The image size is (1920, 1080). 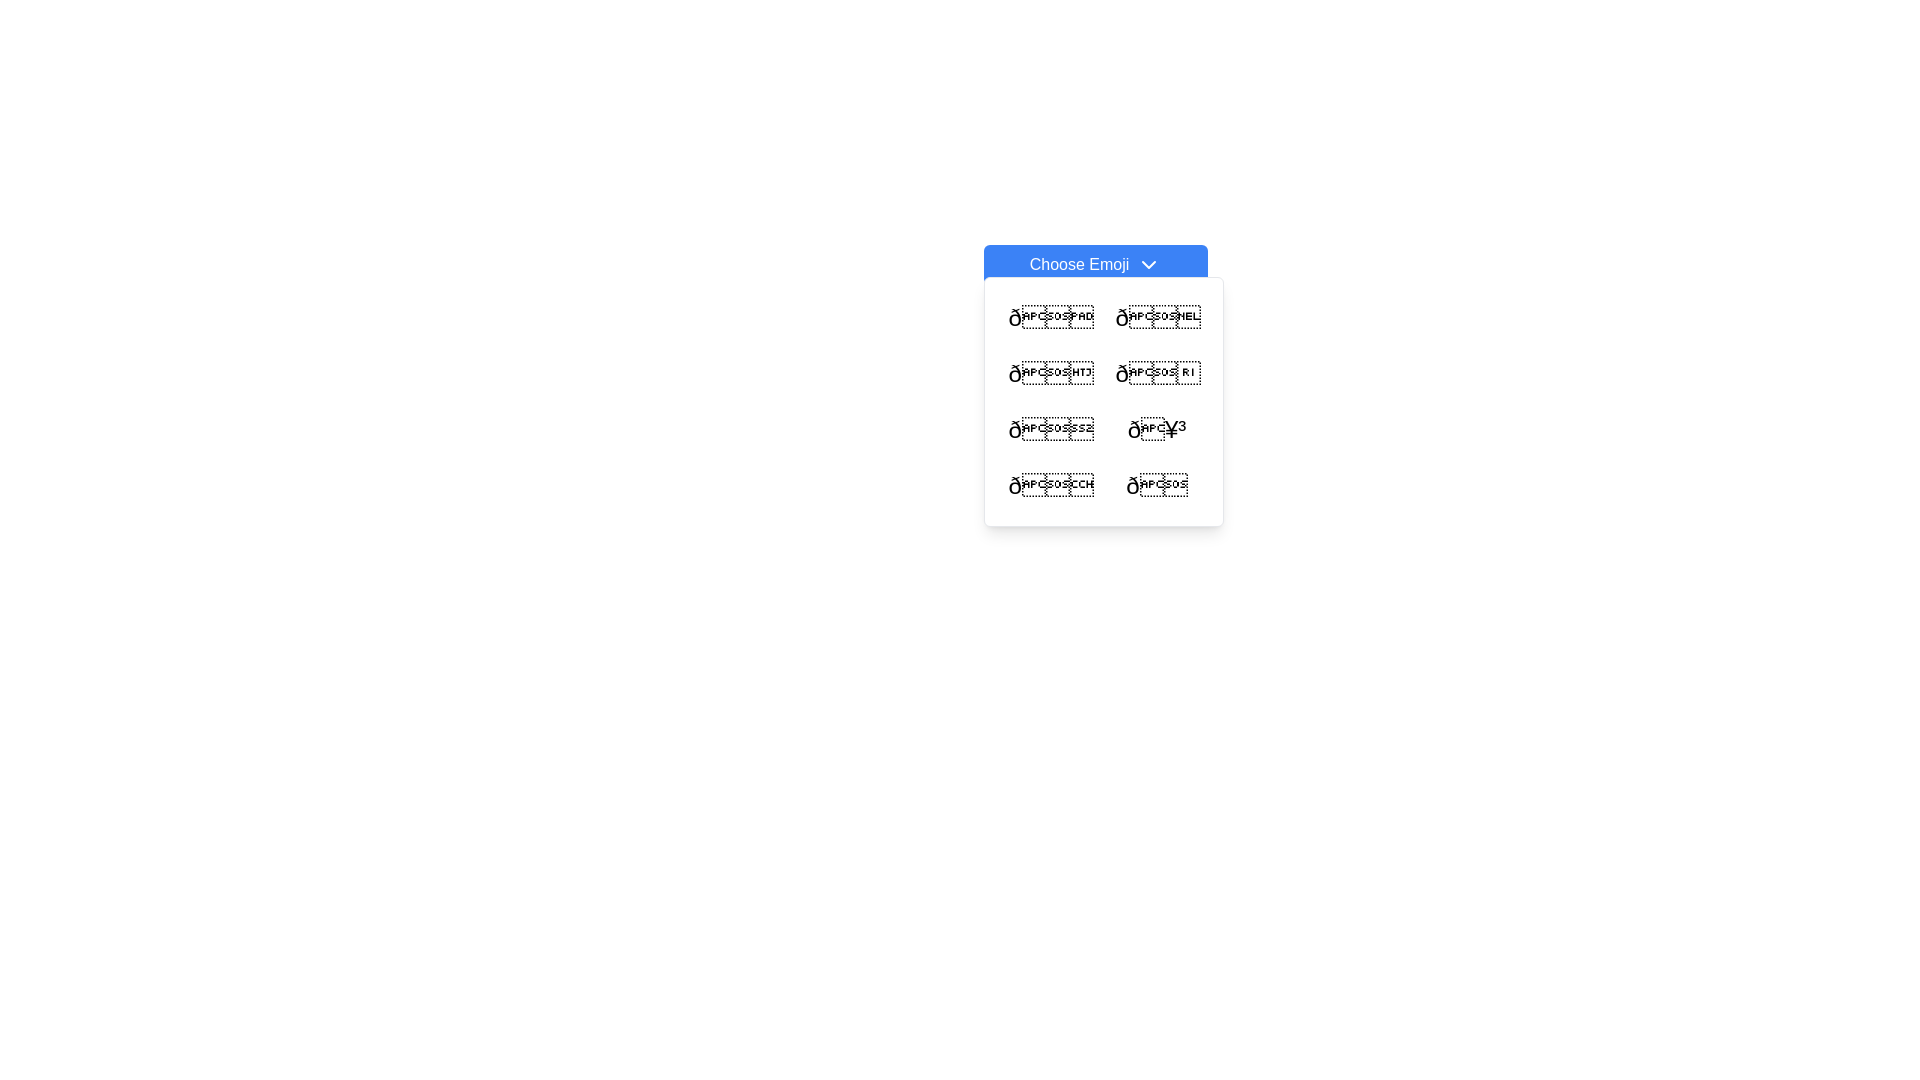 I want to click on the interactive emoji selection button located in the lower-left corner of the emoji grid menu, so click(x=1049, y=486).